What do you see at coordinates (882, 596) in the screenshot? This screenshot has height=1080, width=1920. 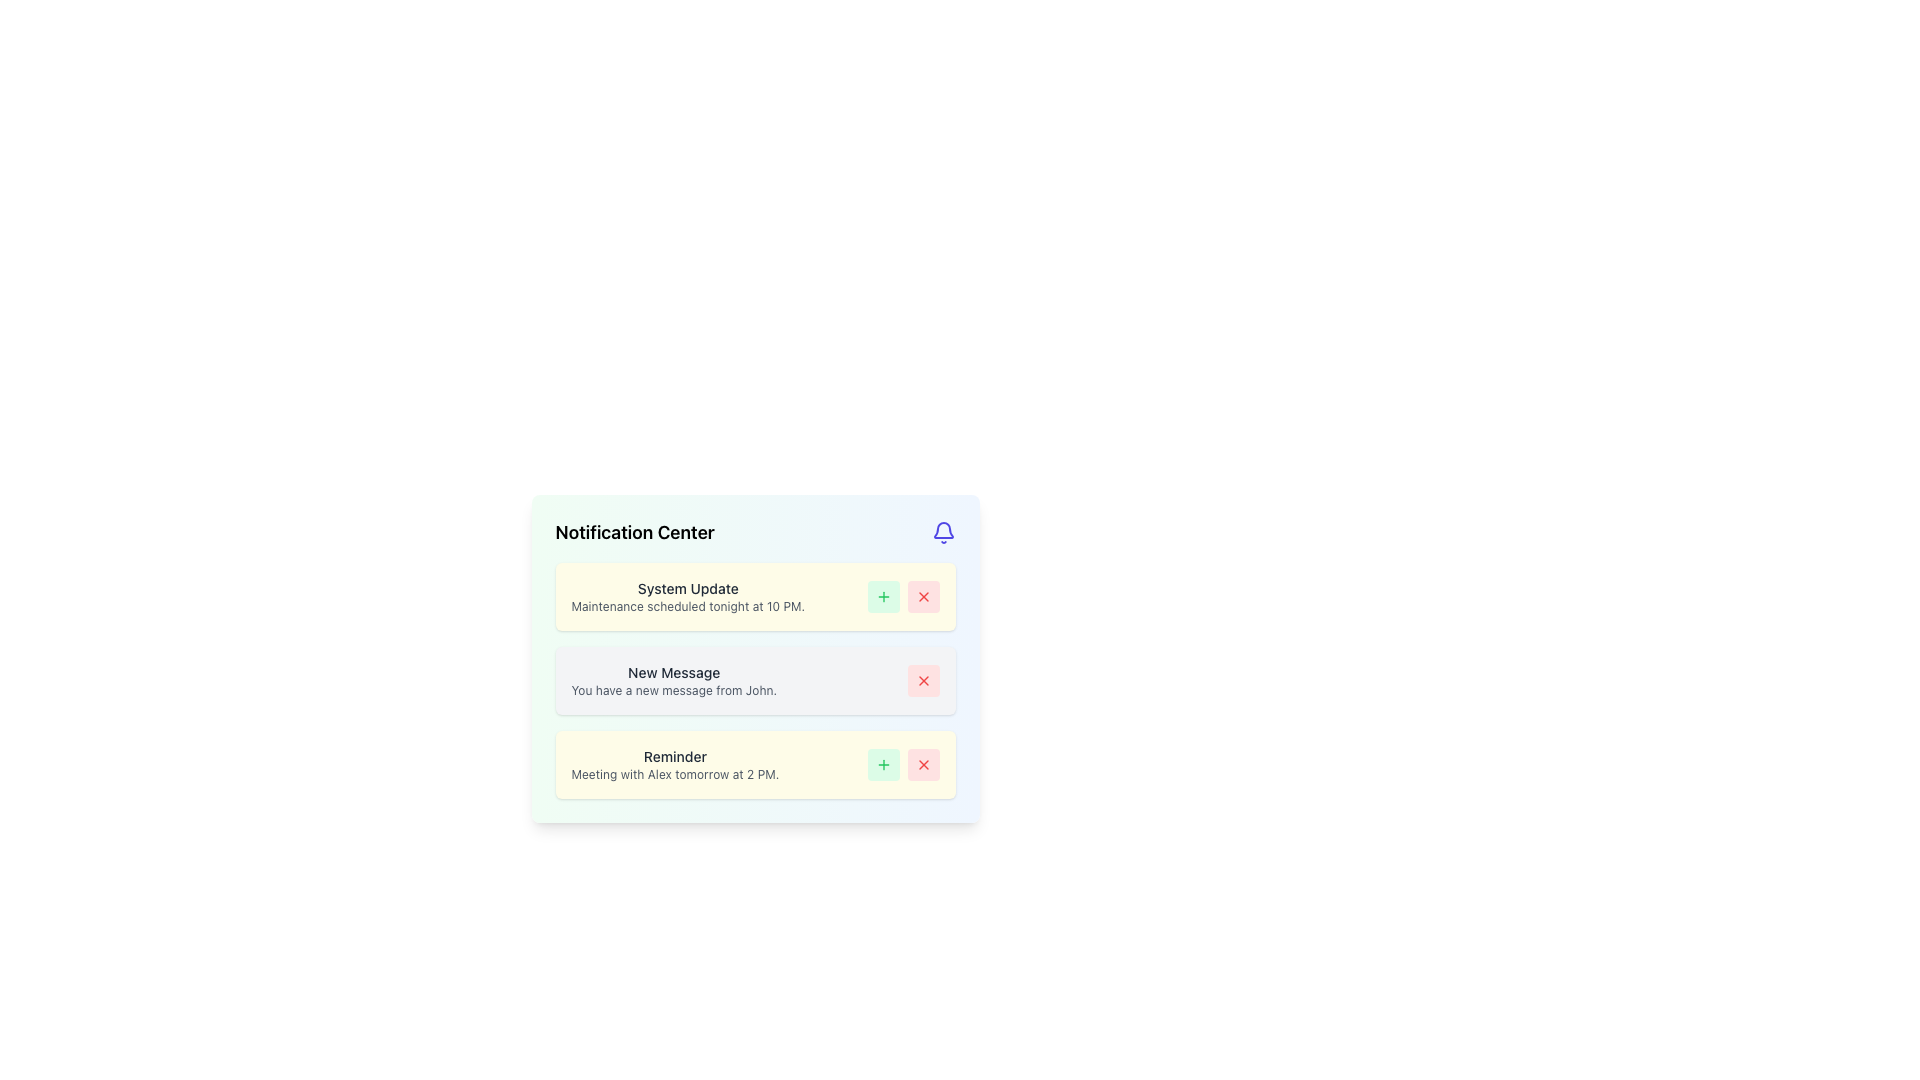 I see `the green plus icon located inside the light green button in the notification center` at bounding box center [882, 596].